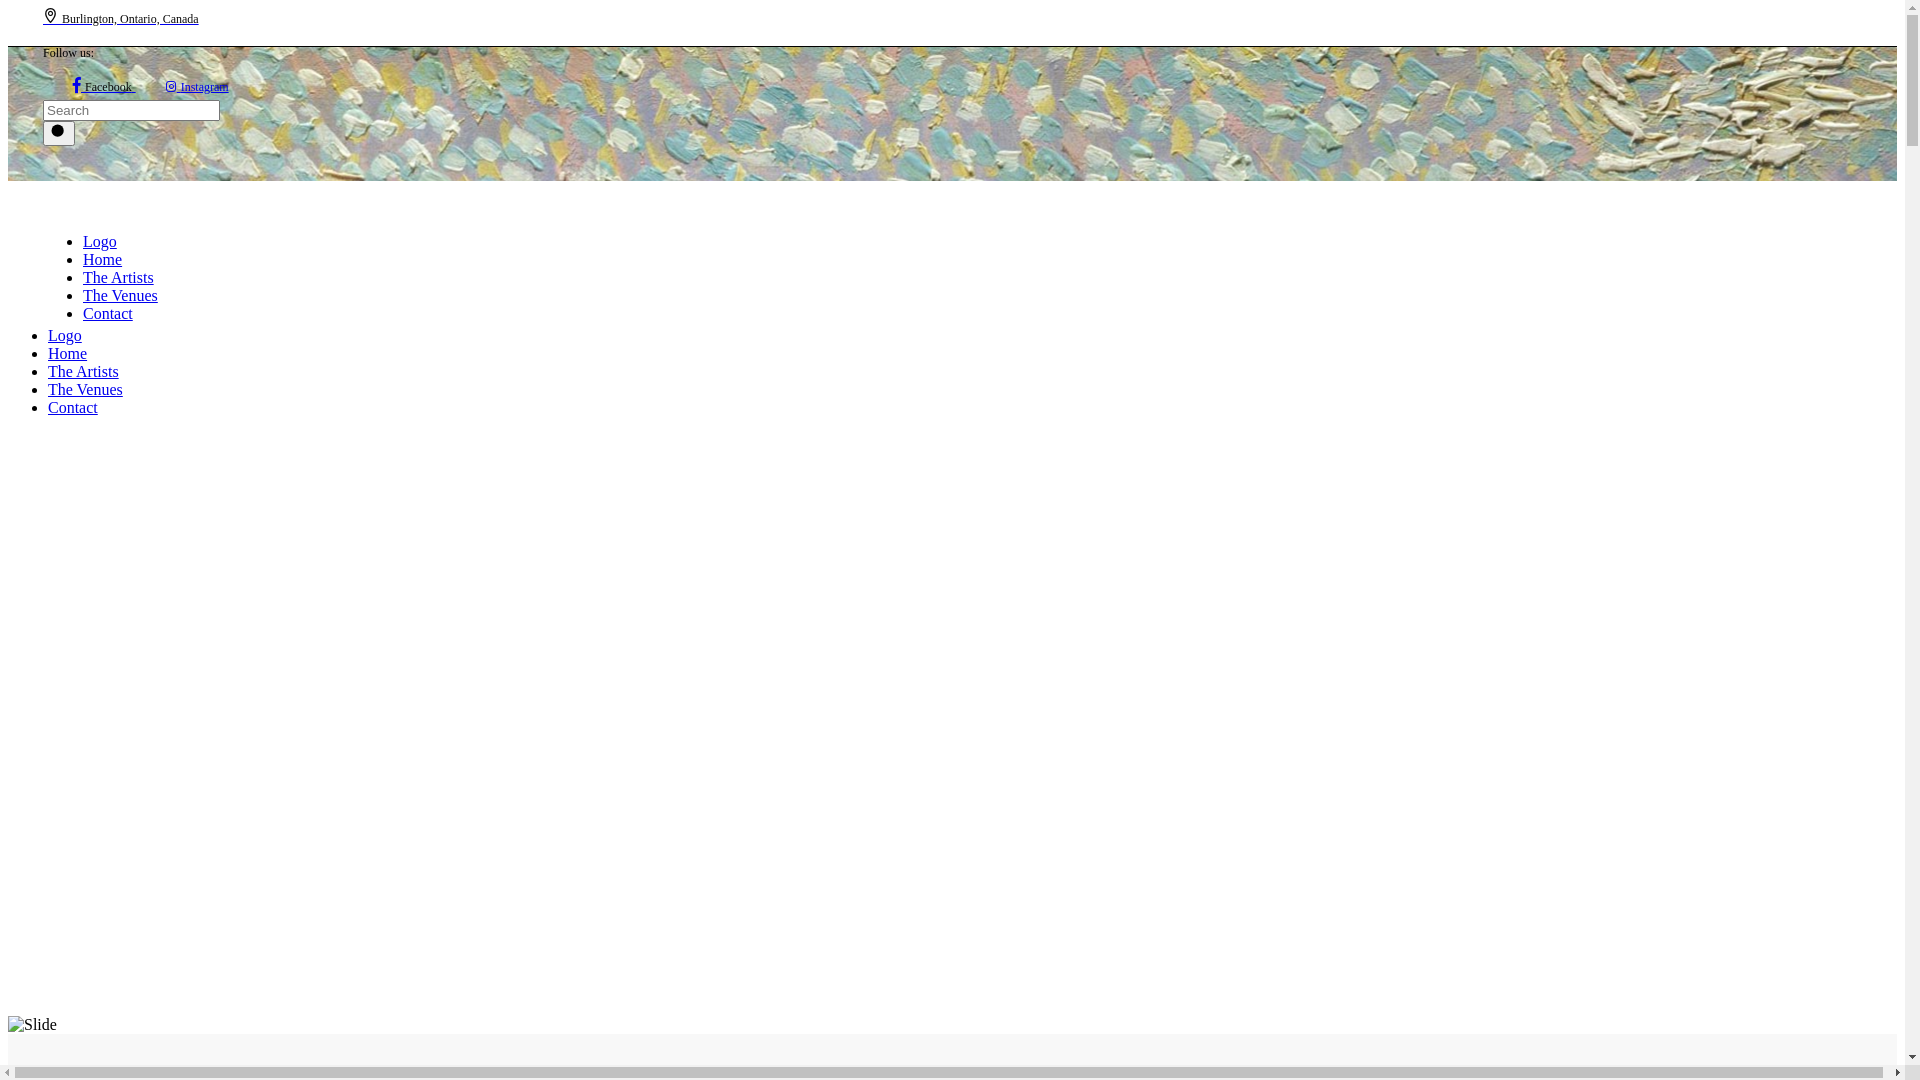 This screenshot has height=1080, width=1920. I want to click on 'Burlington, Ontario, Canada', so click(119, 17).